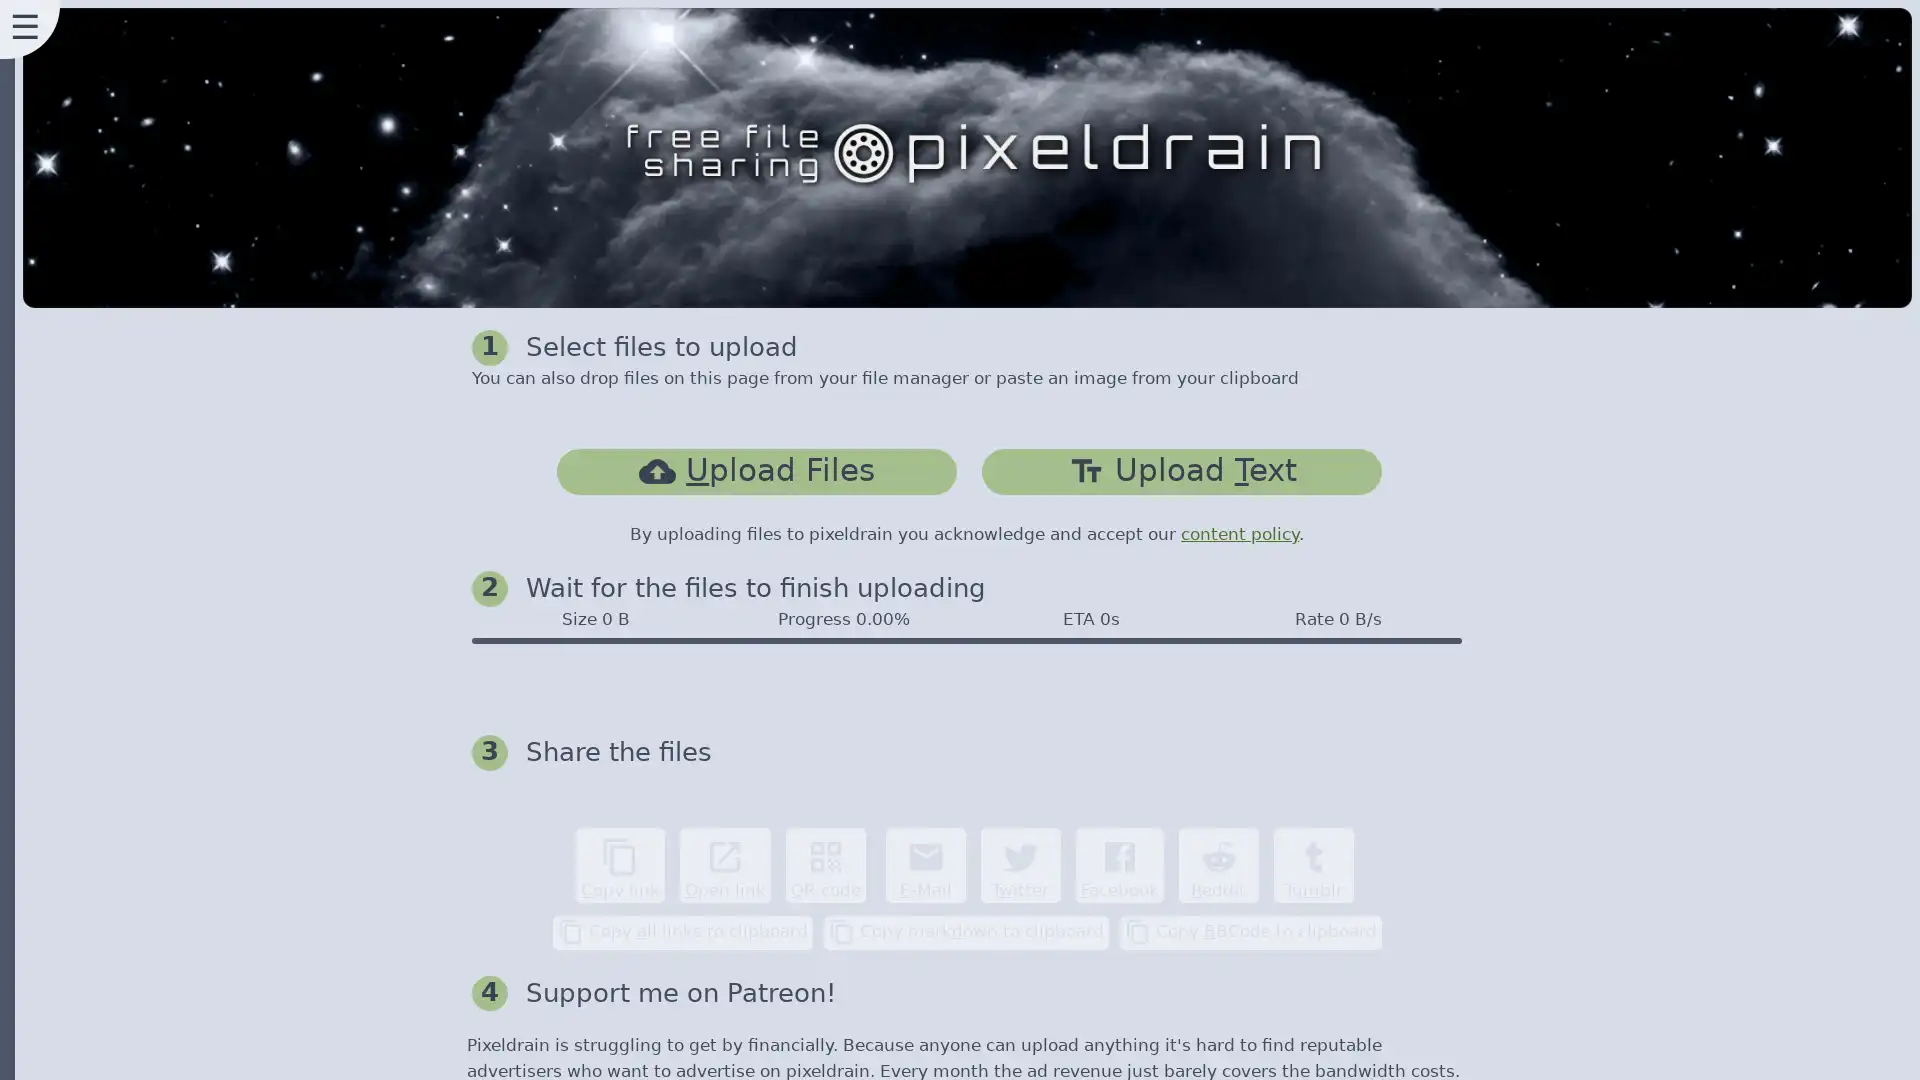 The image size is (1920, 1080). Describe the element at coordinates (756, 864) in the screenshot. I see `content_copy Copy link` at that location.